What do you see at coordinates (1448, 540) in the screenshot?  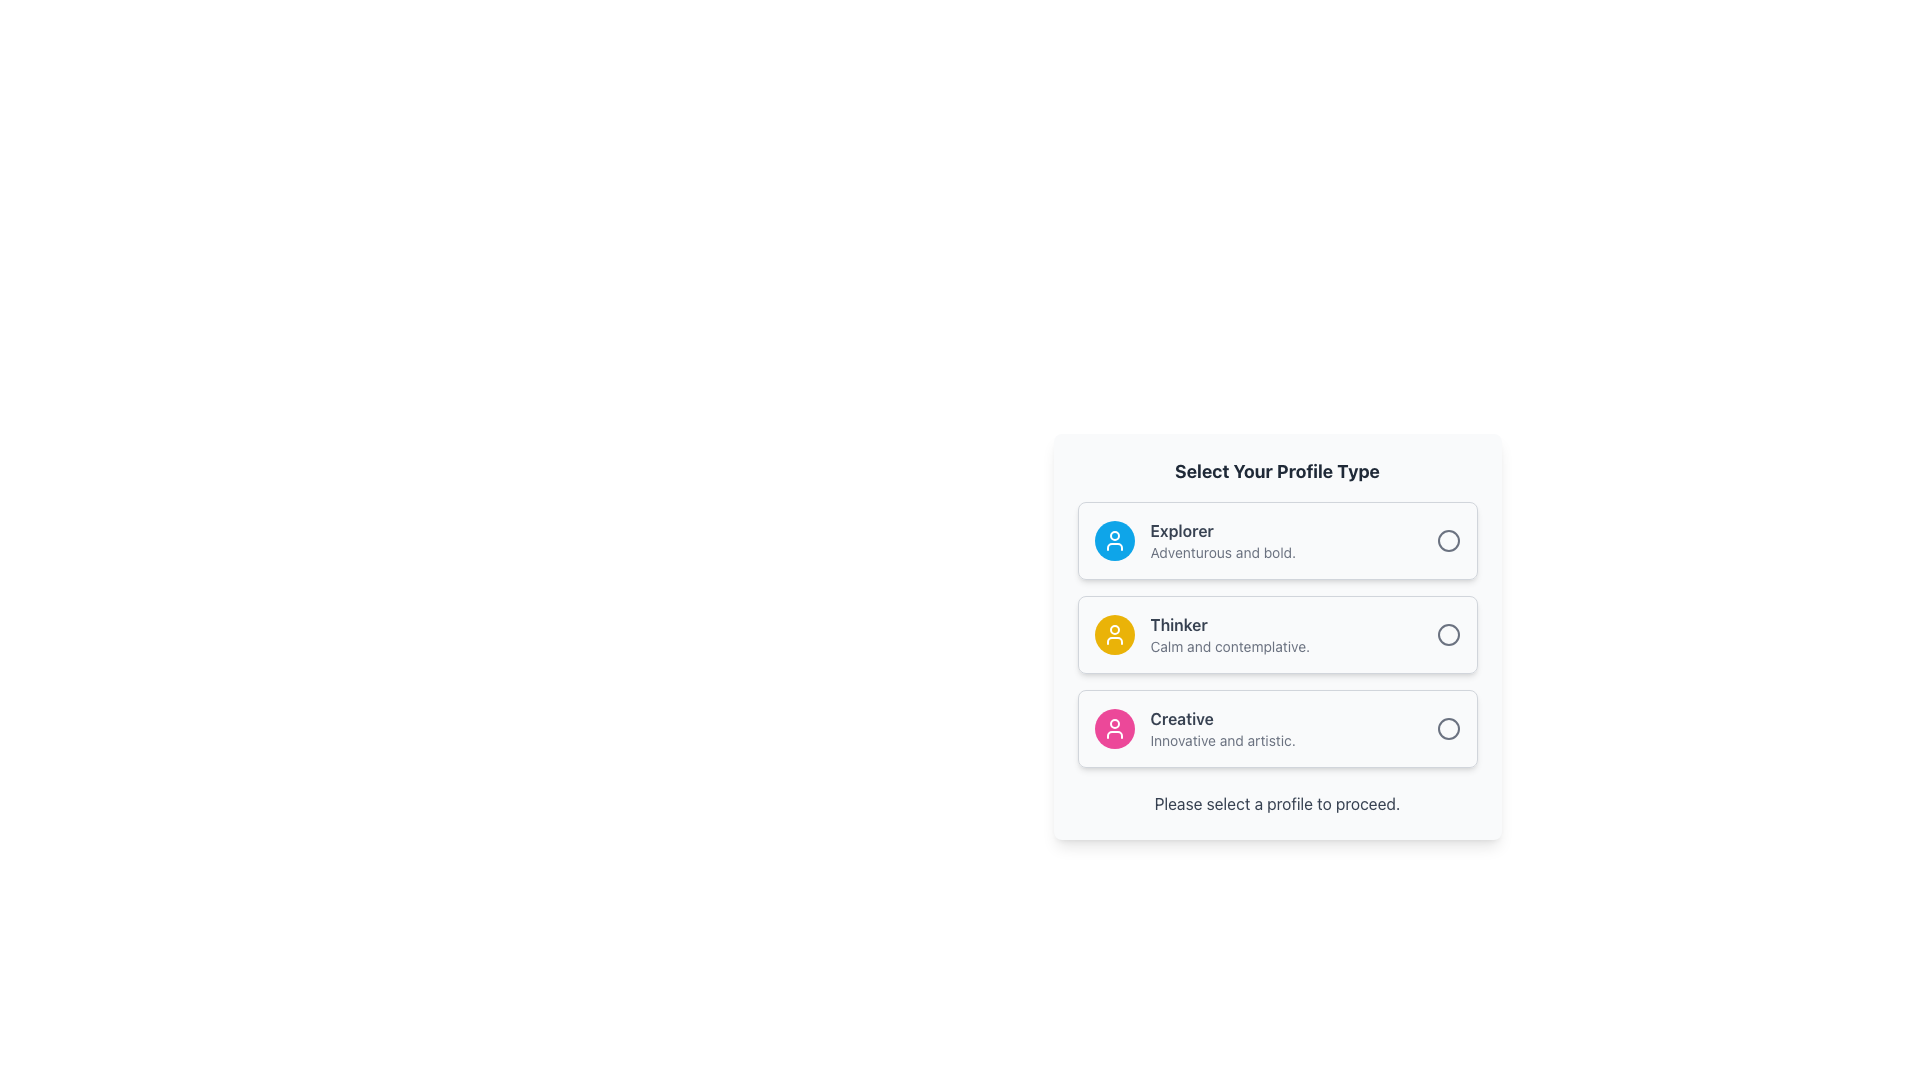 I see `the circular radio button at the far right of the list item labeled 'Explorer Adventurous and bold'` at bounding box center [1448, 540].